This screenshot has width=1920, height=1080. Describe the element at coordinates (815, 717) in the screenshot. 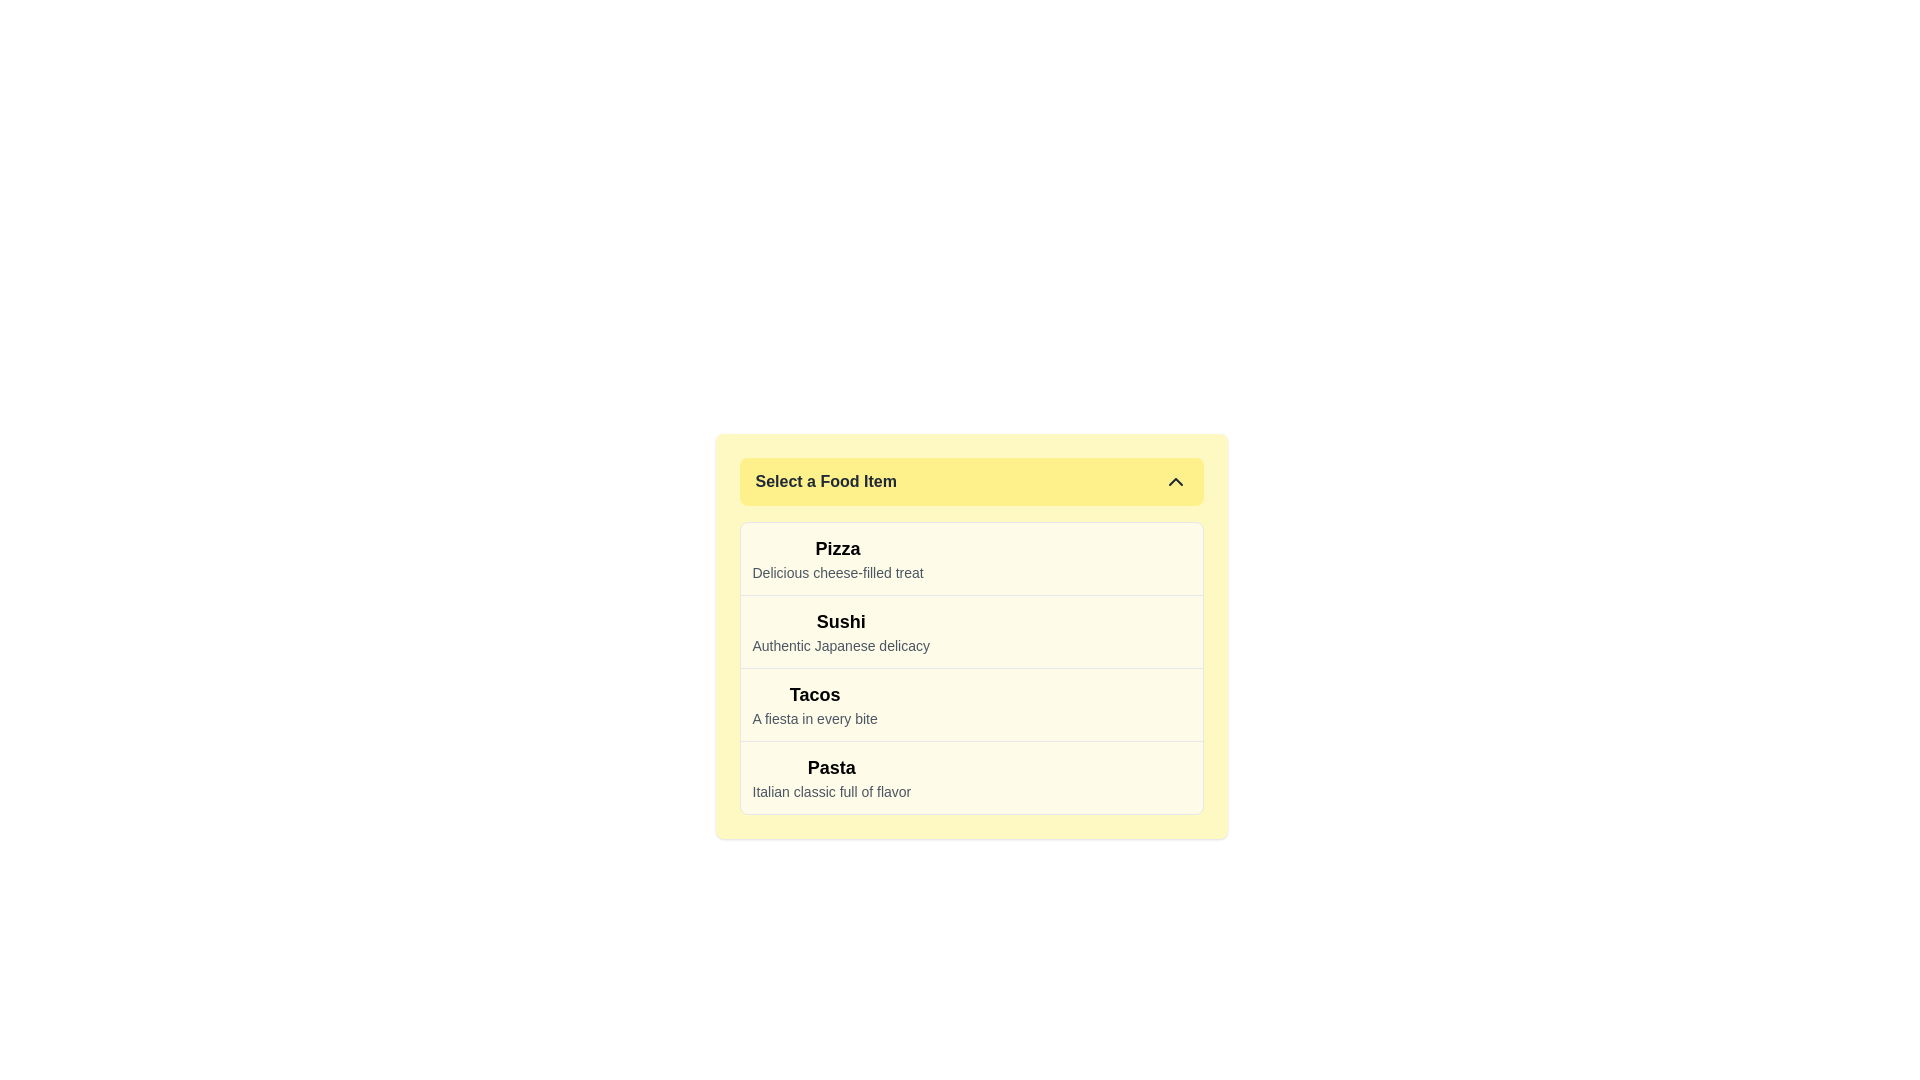

I see `the text label that reads 'A fiesta in every bite', which is styled in light gray and located beneath the 'Tacos' title within the 'Select a Food Item' dropdown menu` at that location.